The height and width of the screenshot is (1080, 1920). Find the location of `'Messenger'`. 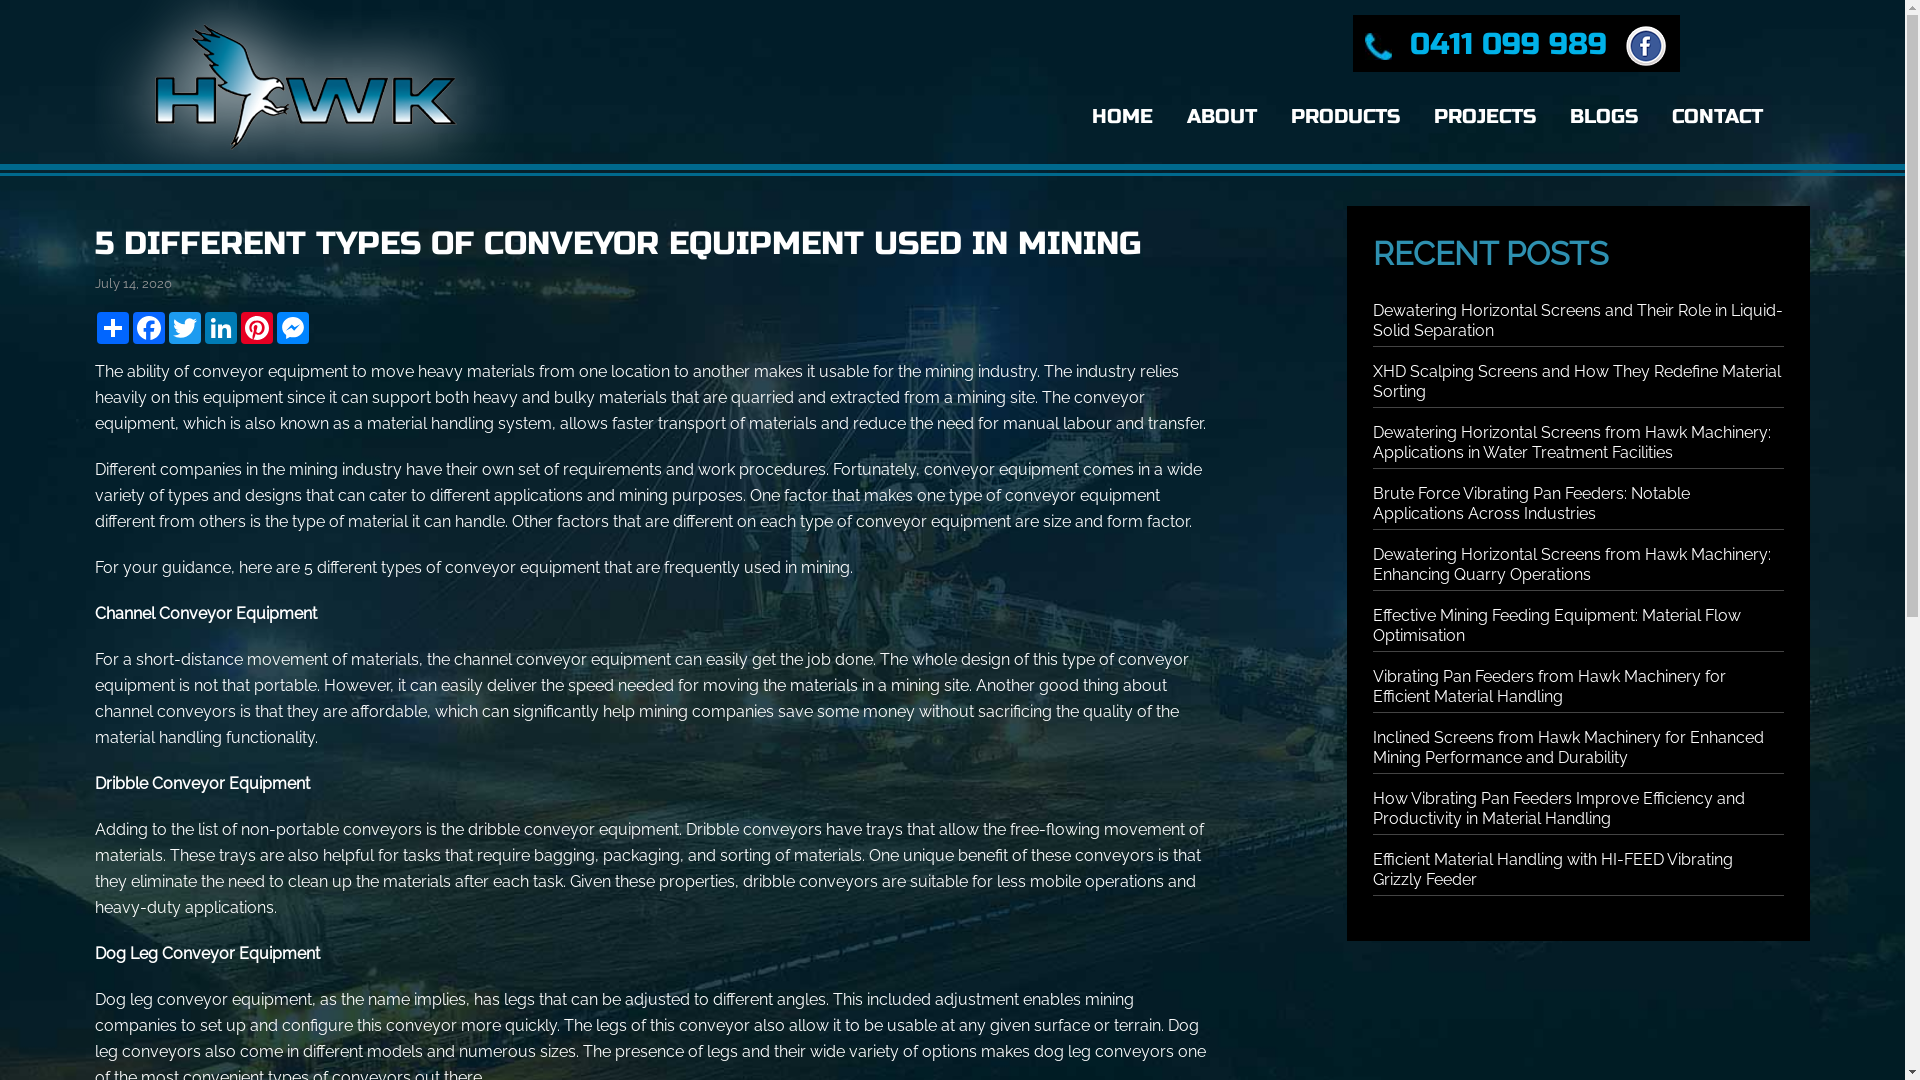

'Messenger' is located at coordinates (291, 326).